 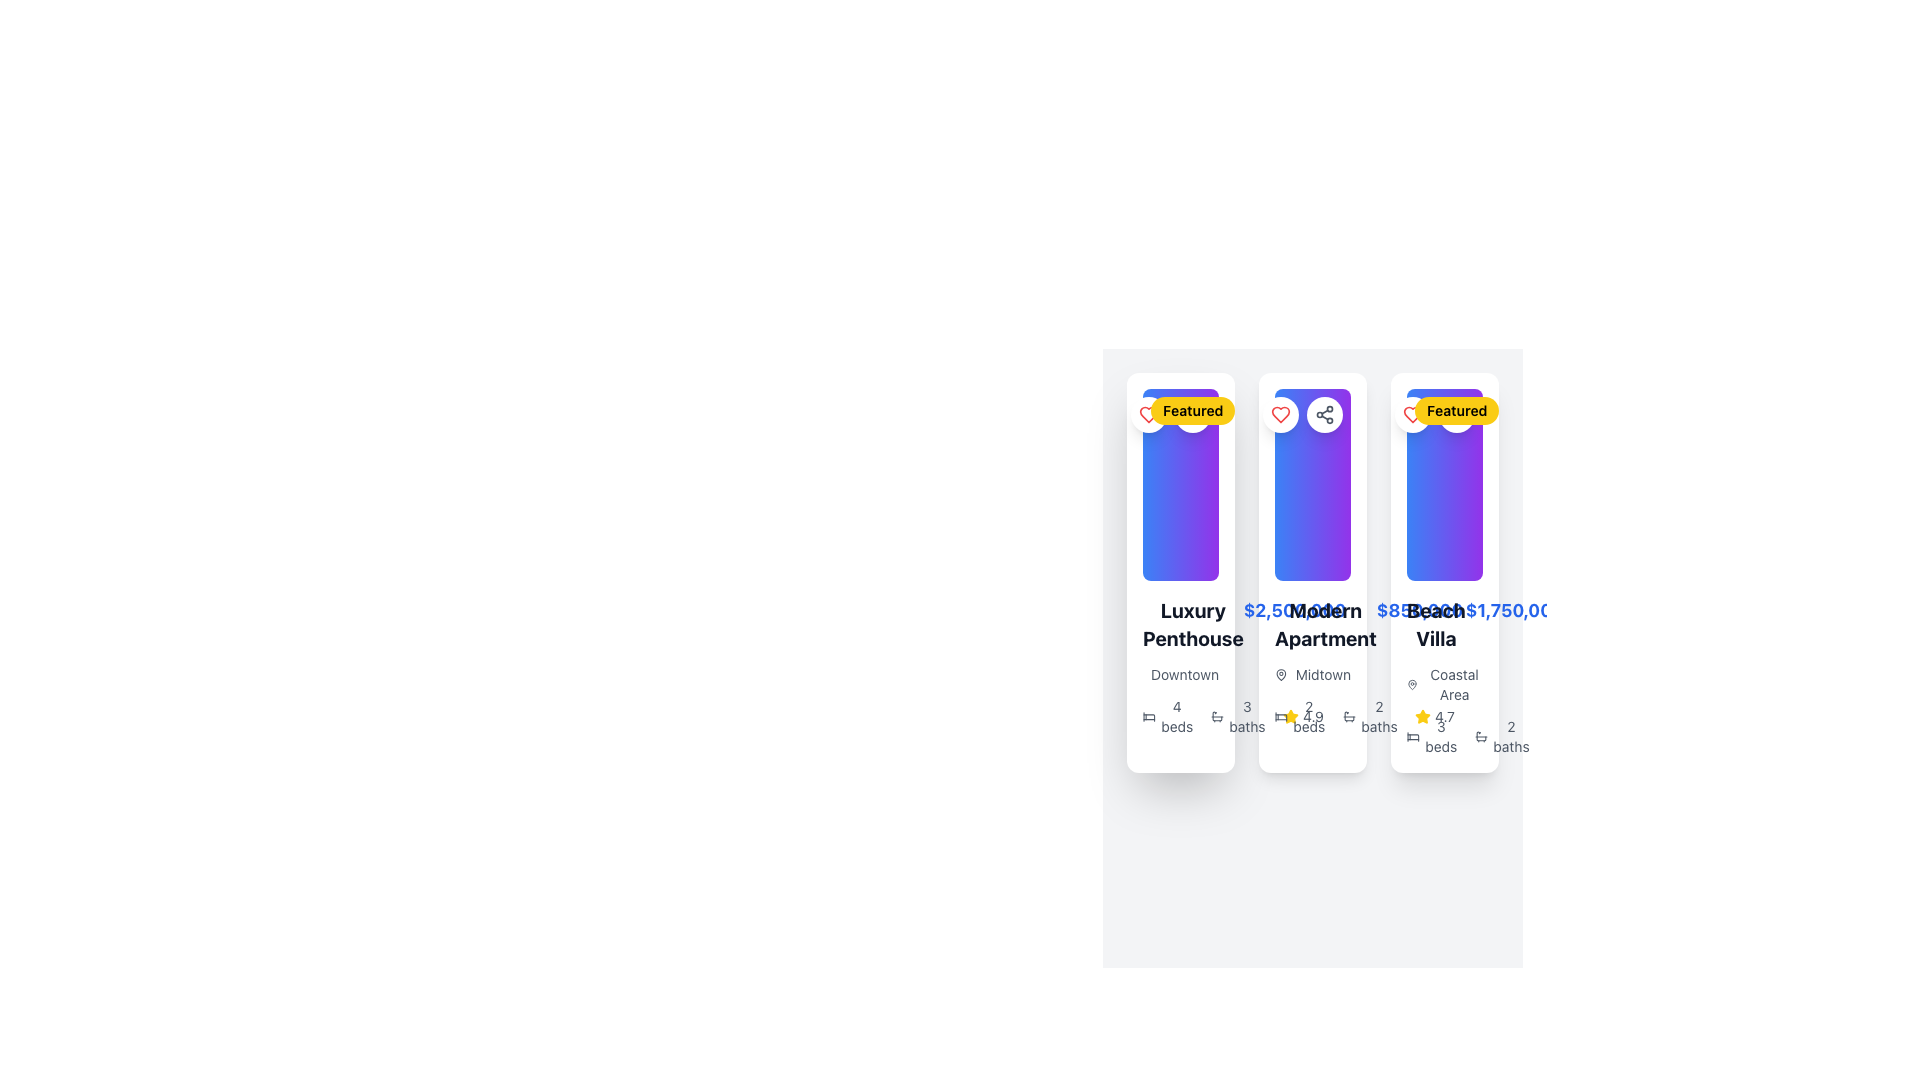 What do you see at coordinates (1454, 684) in the screenshot?
I see `the 'Coastal Area' text label for accessibility navigation` at bounding box center [1454, 684].